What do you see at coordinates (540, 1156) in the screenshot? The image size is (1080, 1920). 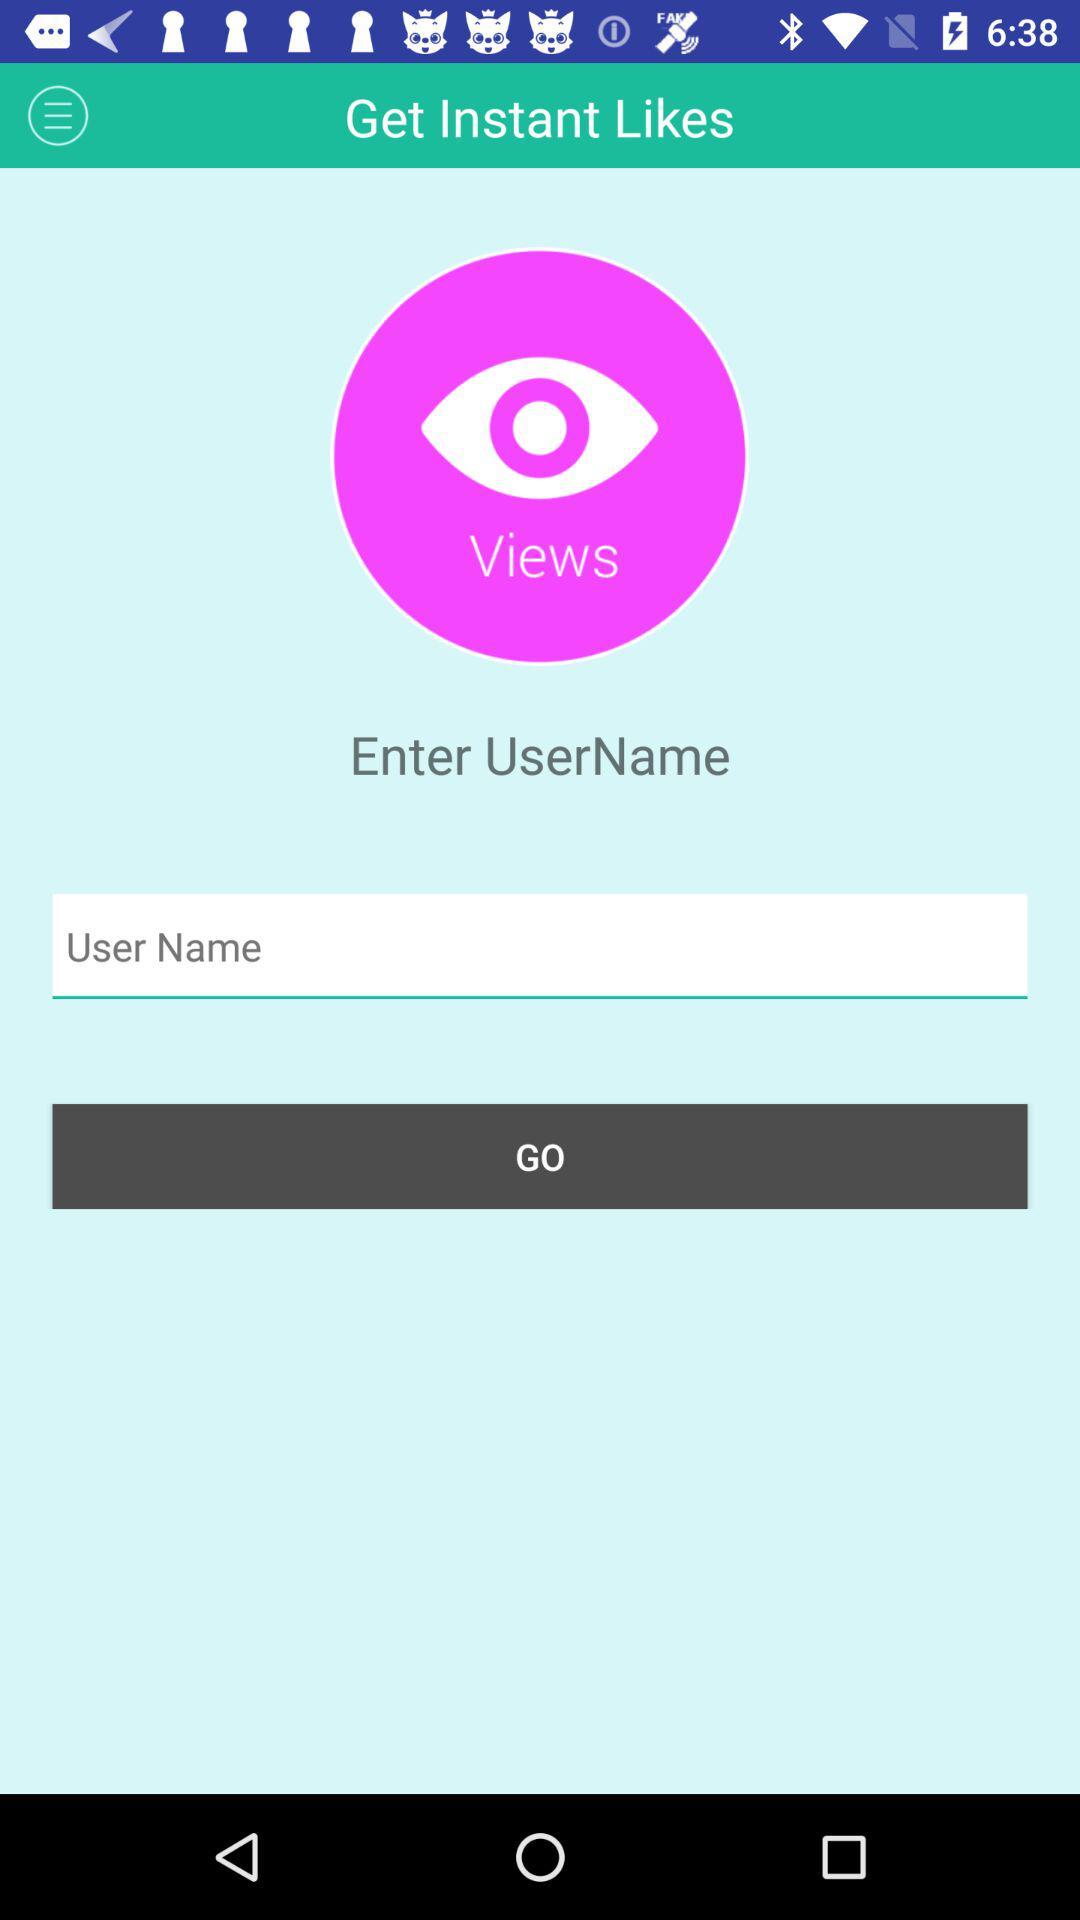 I see `the go button` at bounding box center [540, 1156].